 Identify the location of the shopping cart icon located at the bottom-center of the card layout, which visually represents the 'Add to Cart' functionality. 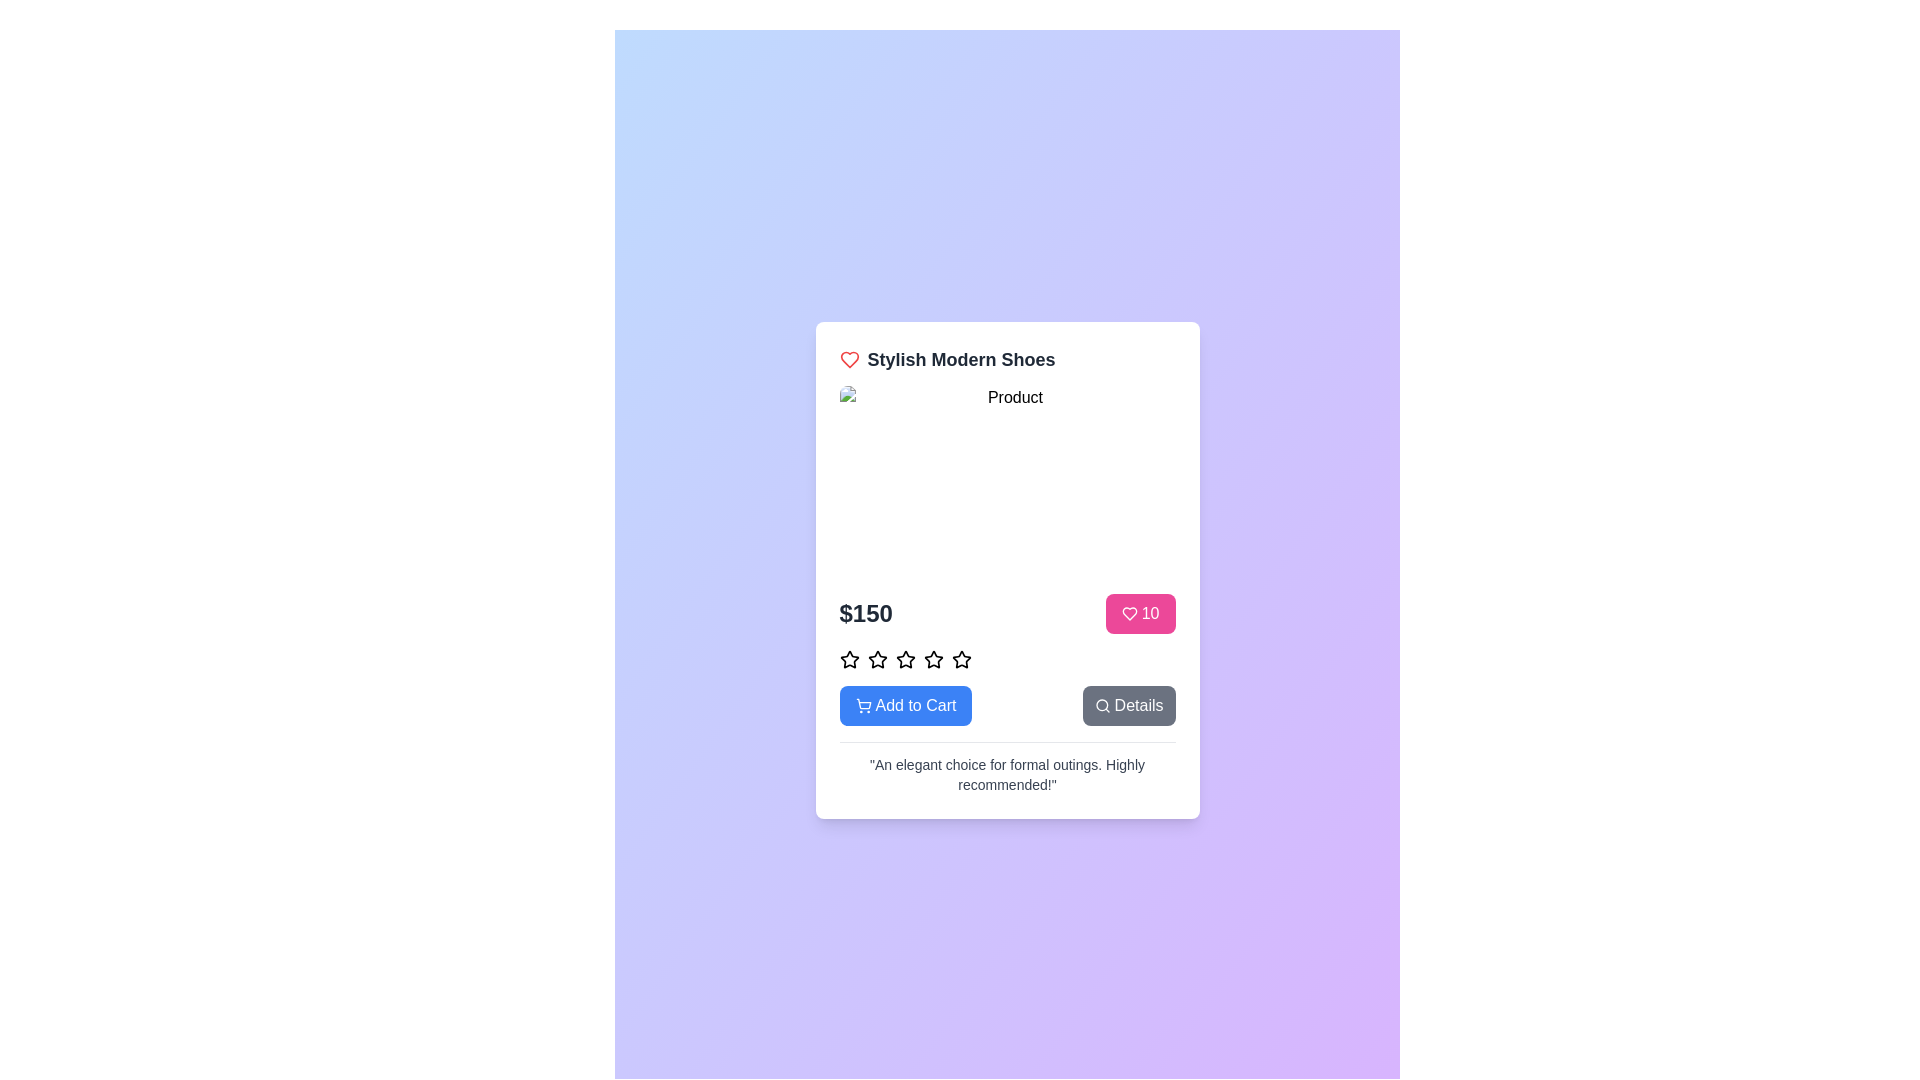
(863, 702).